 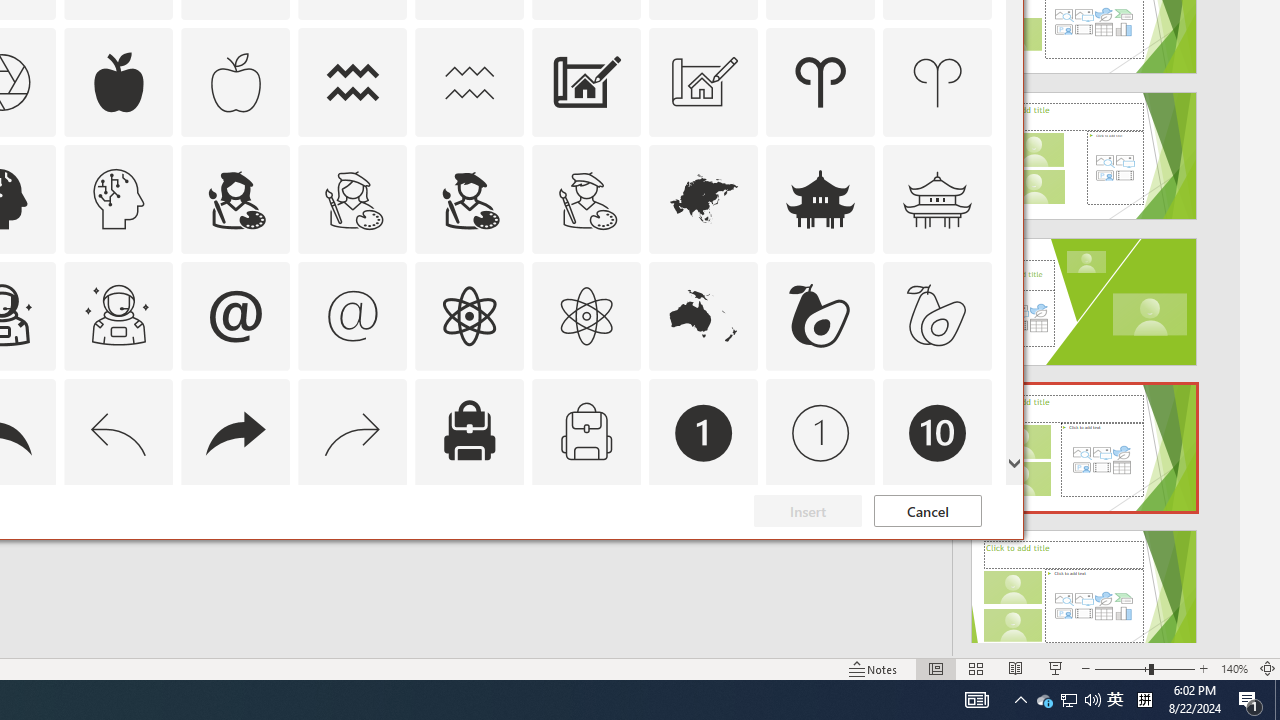 What do you see at coordinates (468, 431) in the screenshot?
I see `'AutomationID: Icons_Backpack'` at bounding box center [468, 431].